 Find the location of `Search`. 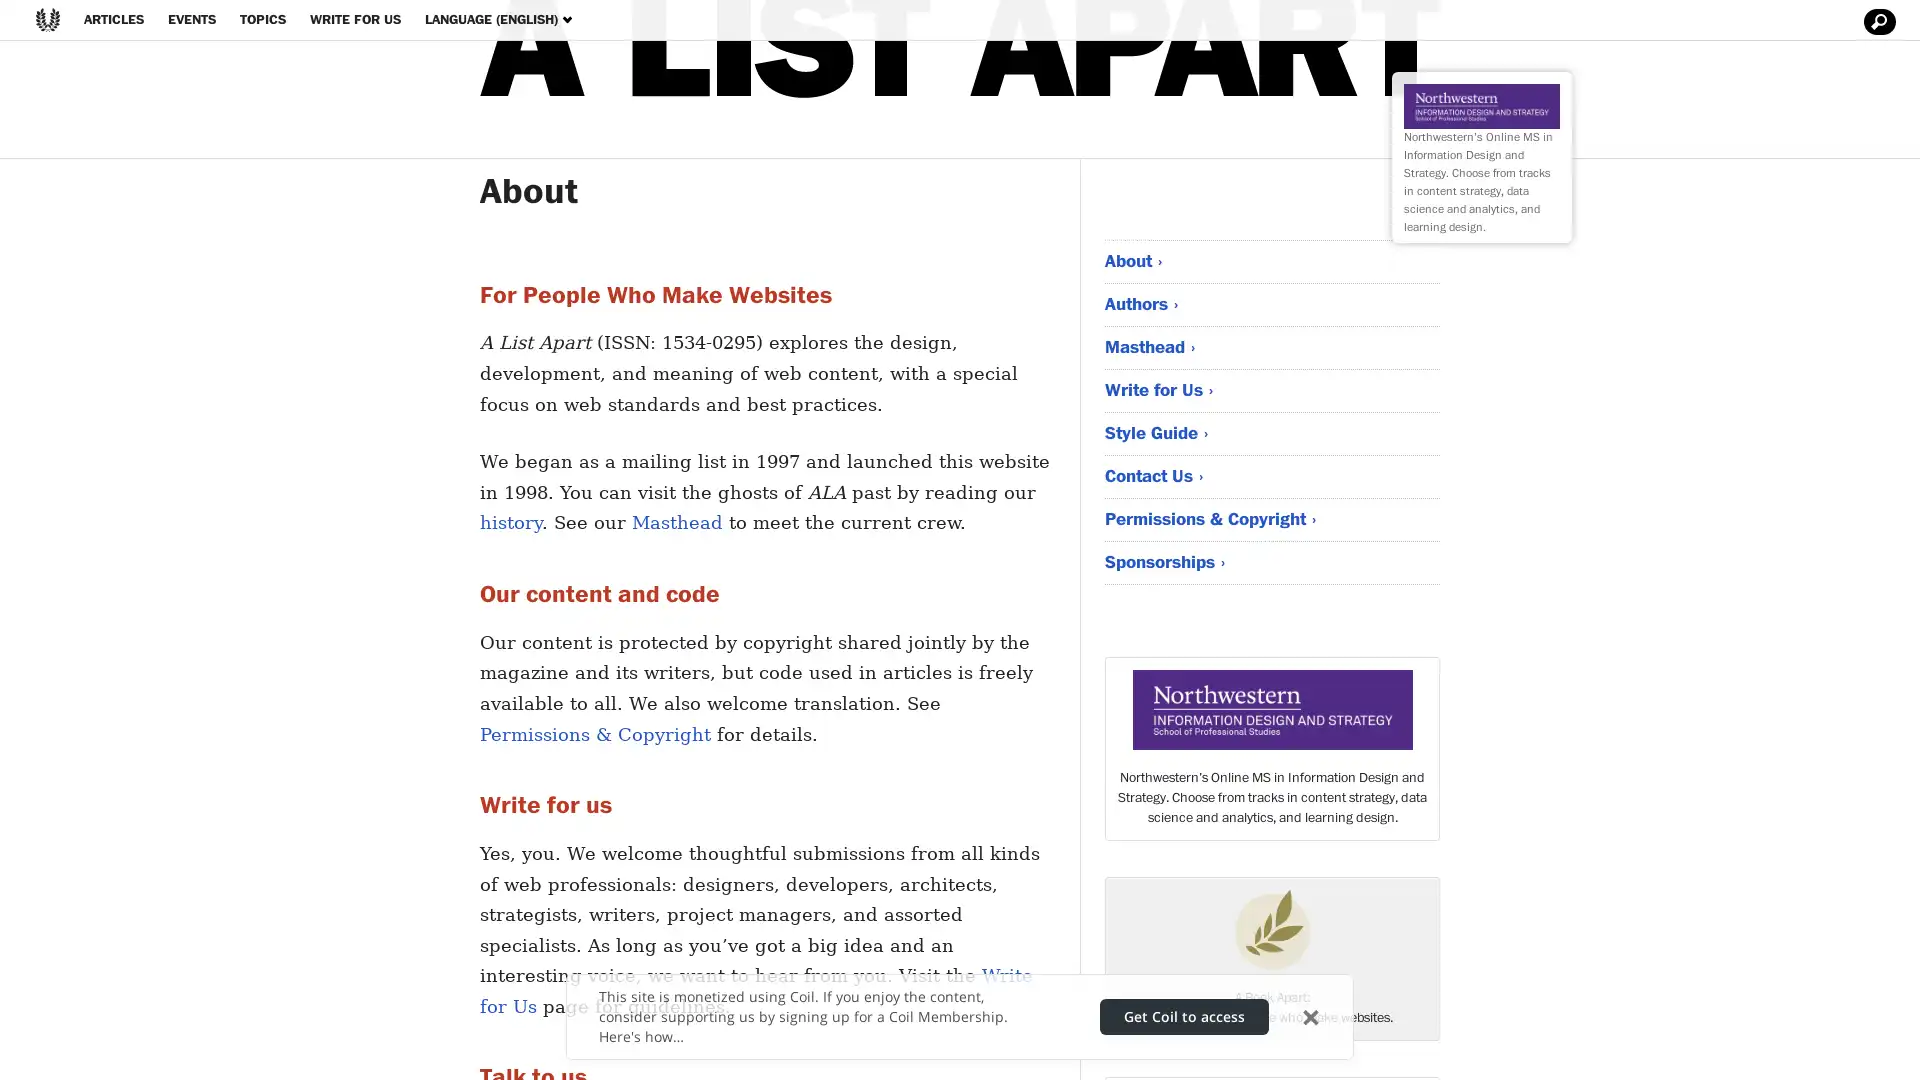

Search is located at coordinates (1876, 22).